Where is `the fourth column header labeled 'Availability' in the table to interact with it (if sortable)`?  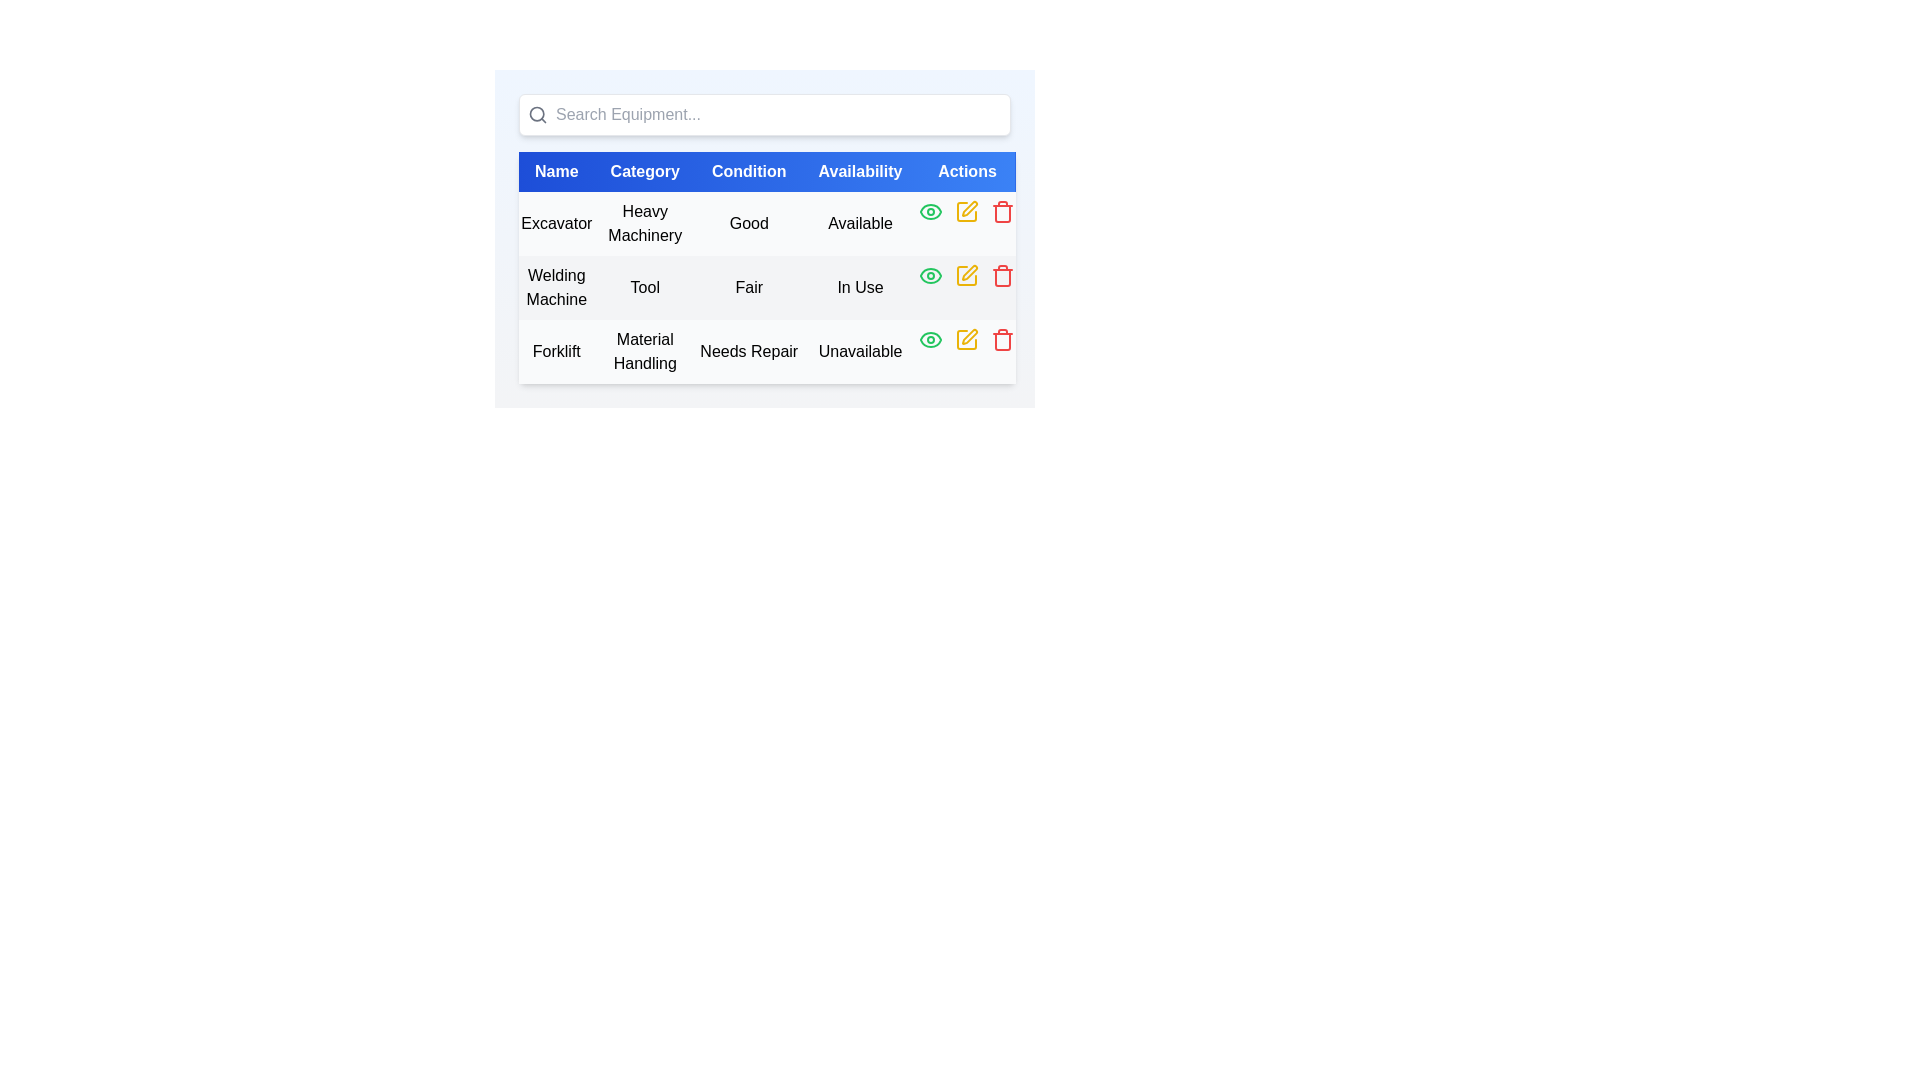
the fourth column header labeled 'Availability' in the table to interact with it (if sortable) is located at coordinates (860, 171).